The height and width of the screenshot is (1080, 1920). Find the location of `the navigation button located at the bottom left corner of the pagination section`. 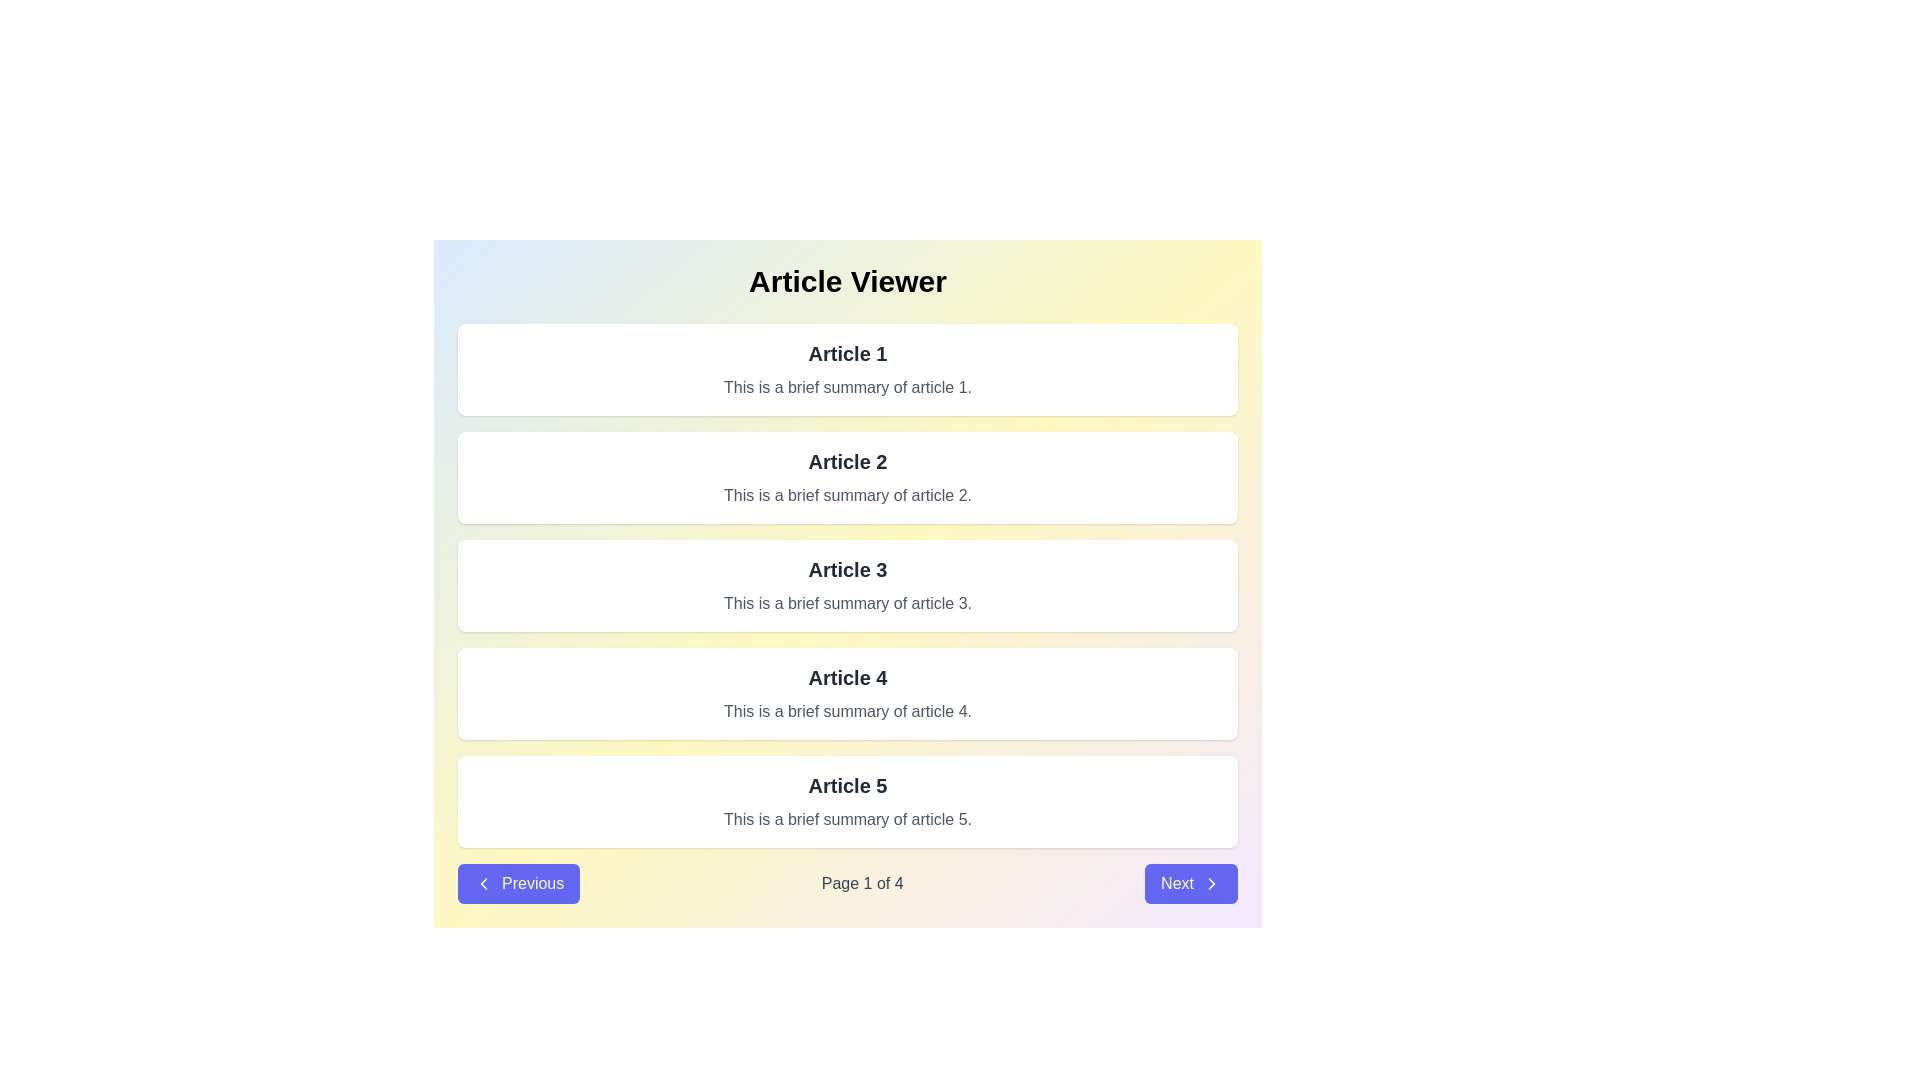

the navigation button located at the bottom left corner of the pagination section is located at coordinates (519, 882).